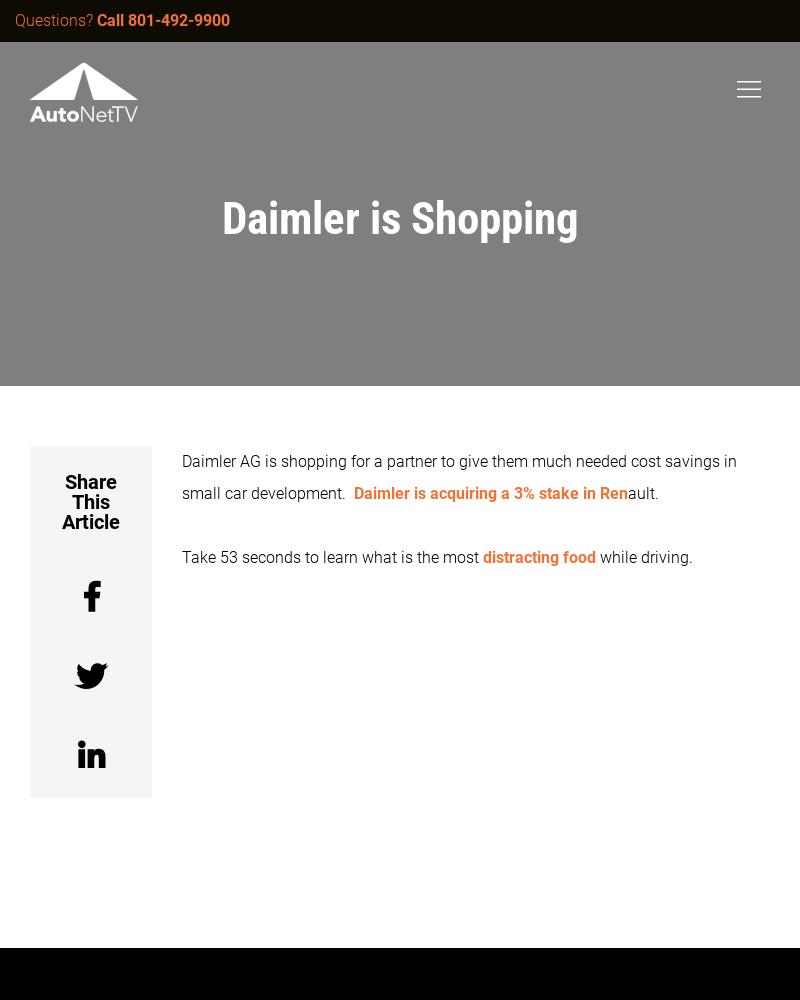 Image resolution: width=800 pixels, height=1000 pixels. Describe the element at coordinates (163, 20) in the screenshot. I see `'Call 801-492-9900'` at that location.